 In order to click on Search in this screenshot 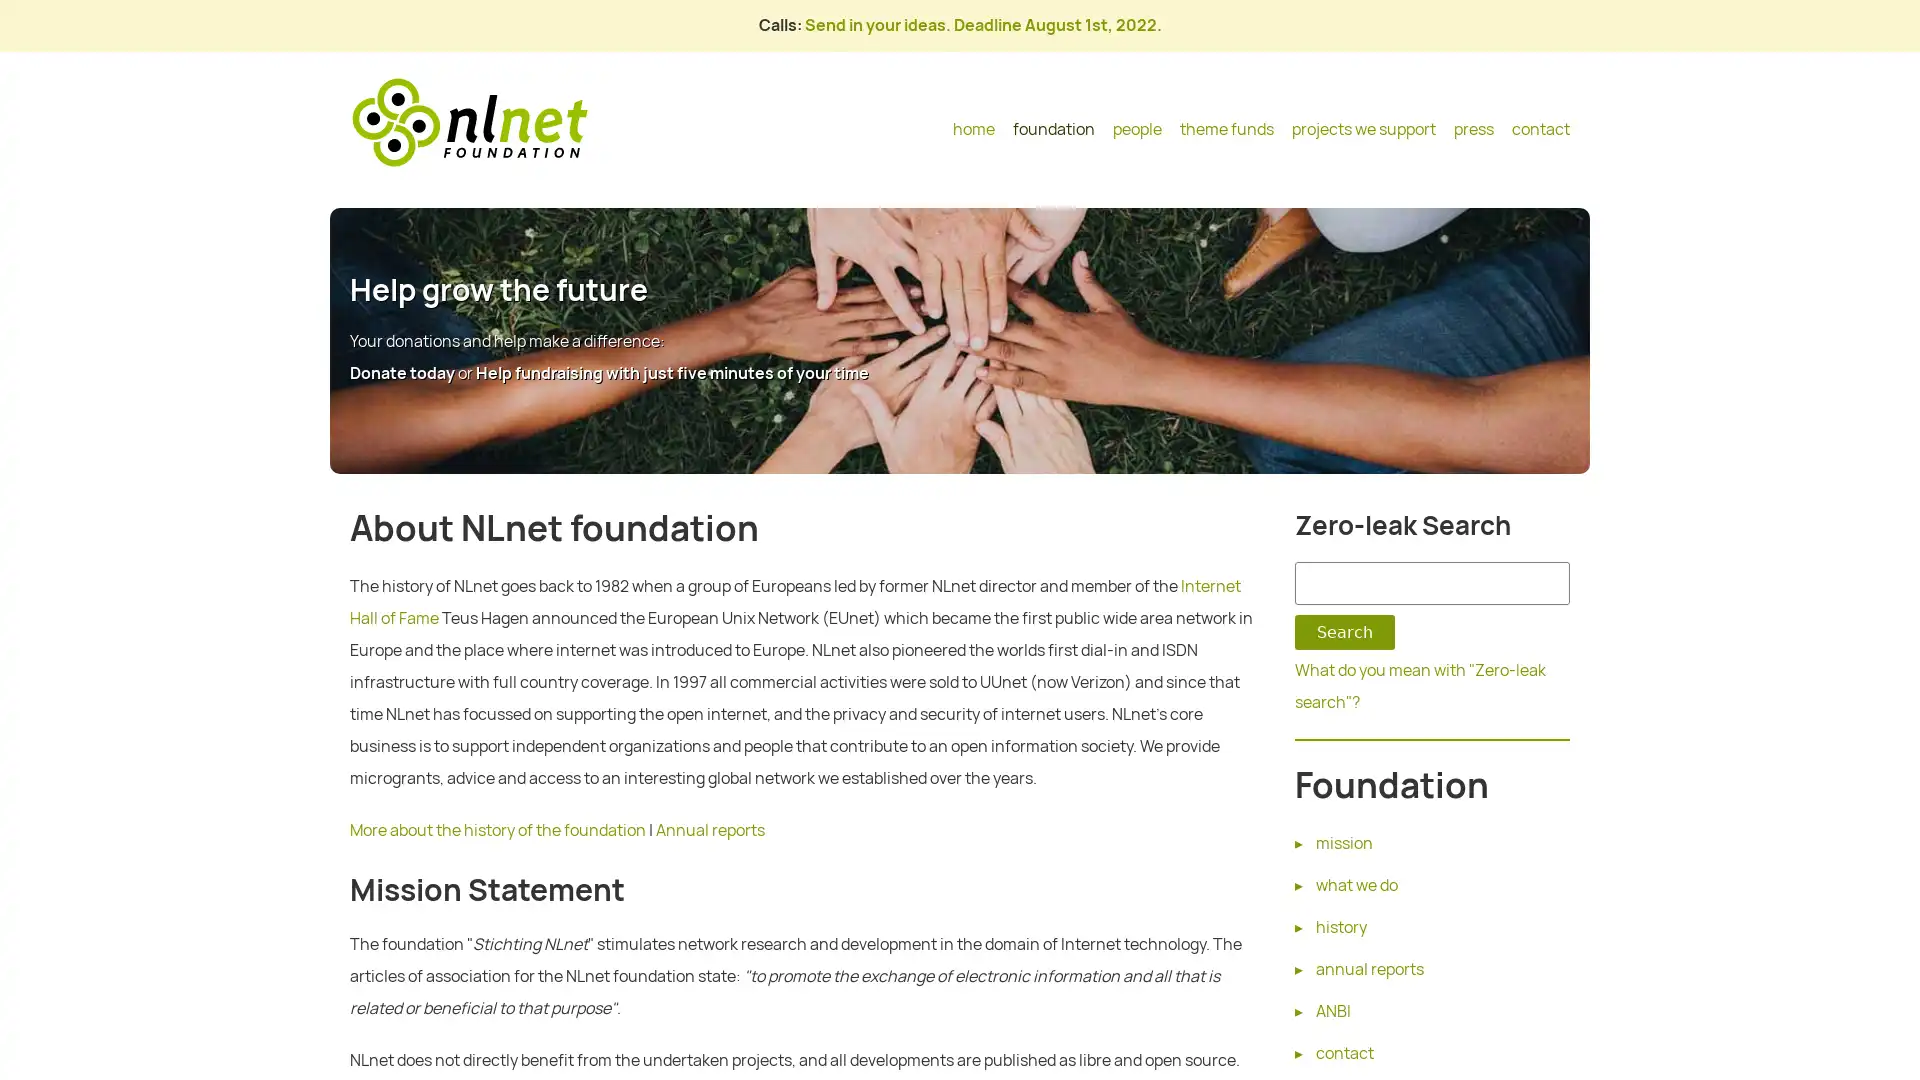, I will do `click(1344, 632)`.